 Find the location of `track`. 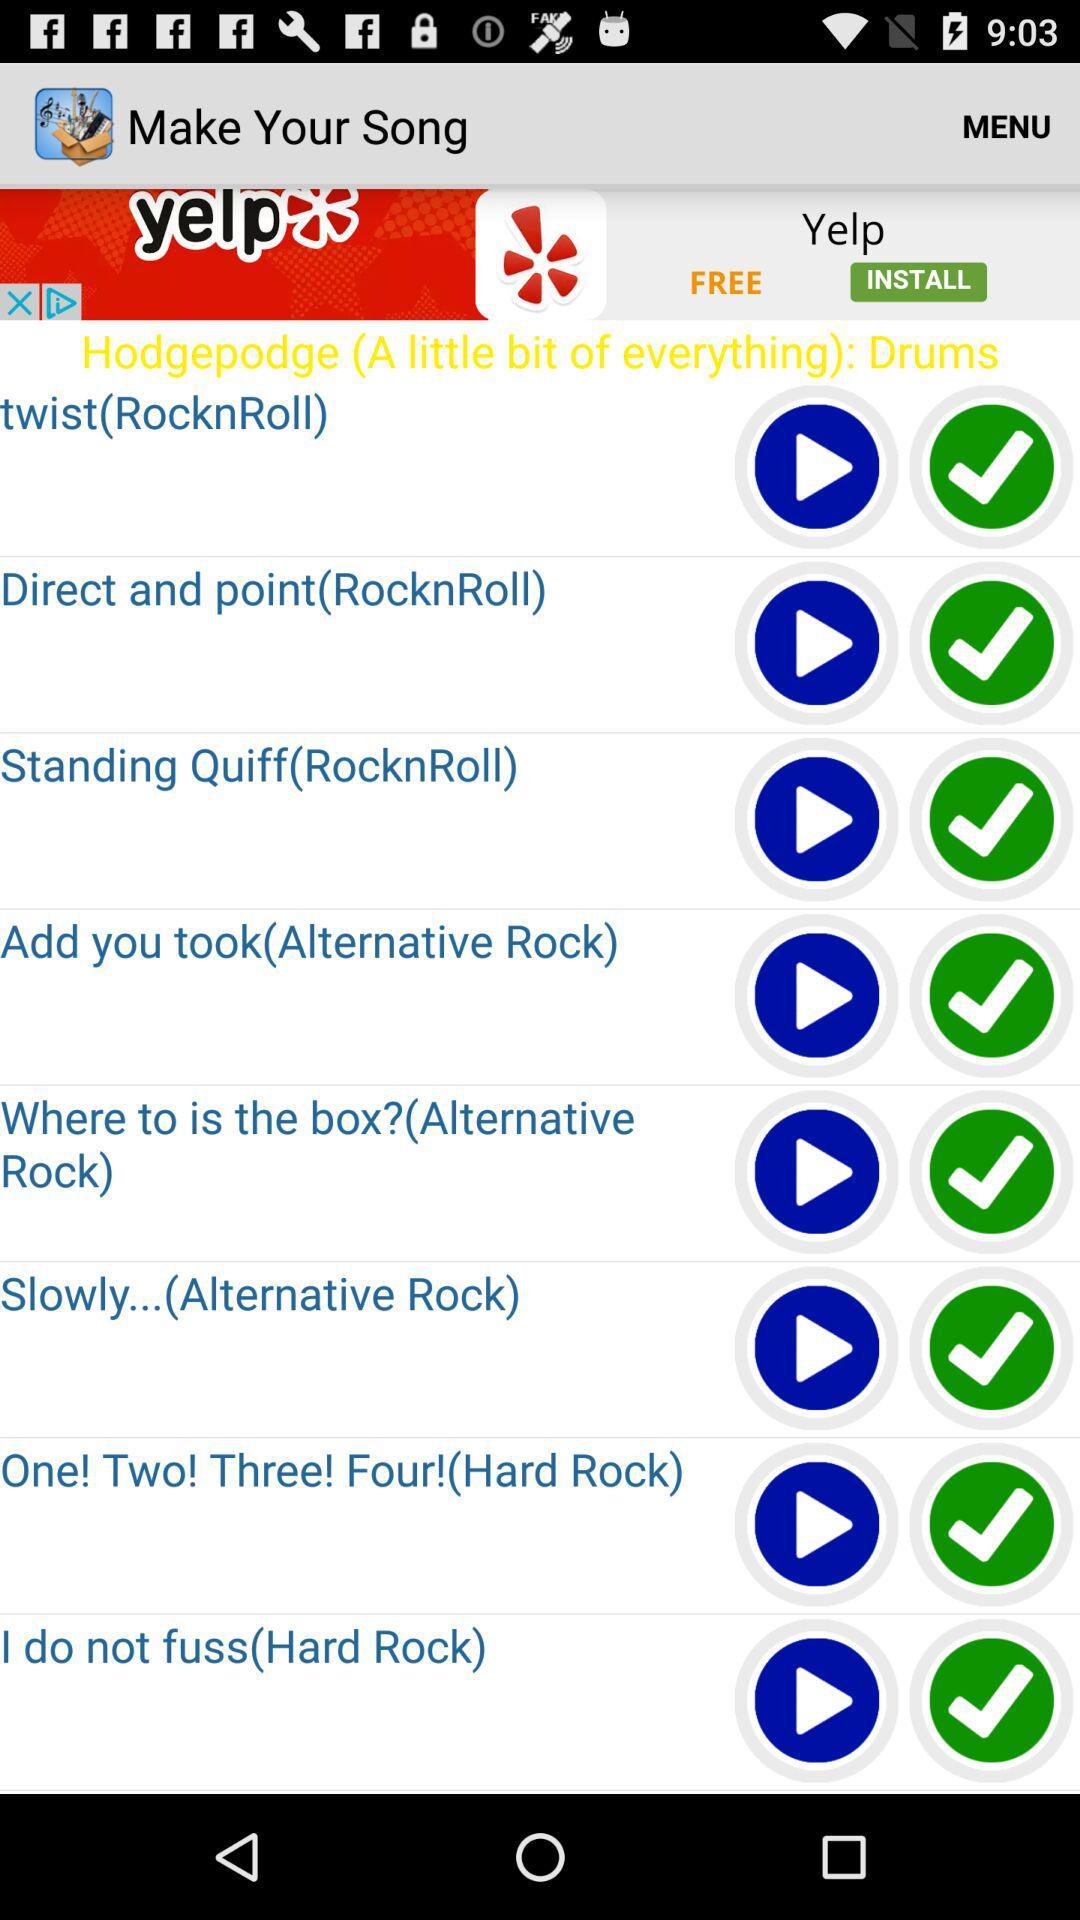

track is located at coordinates (817, 1349).